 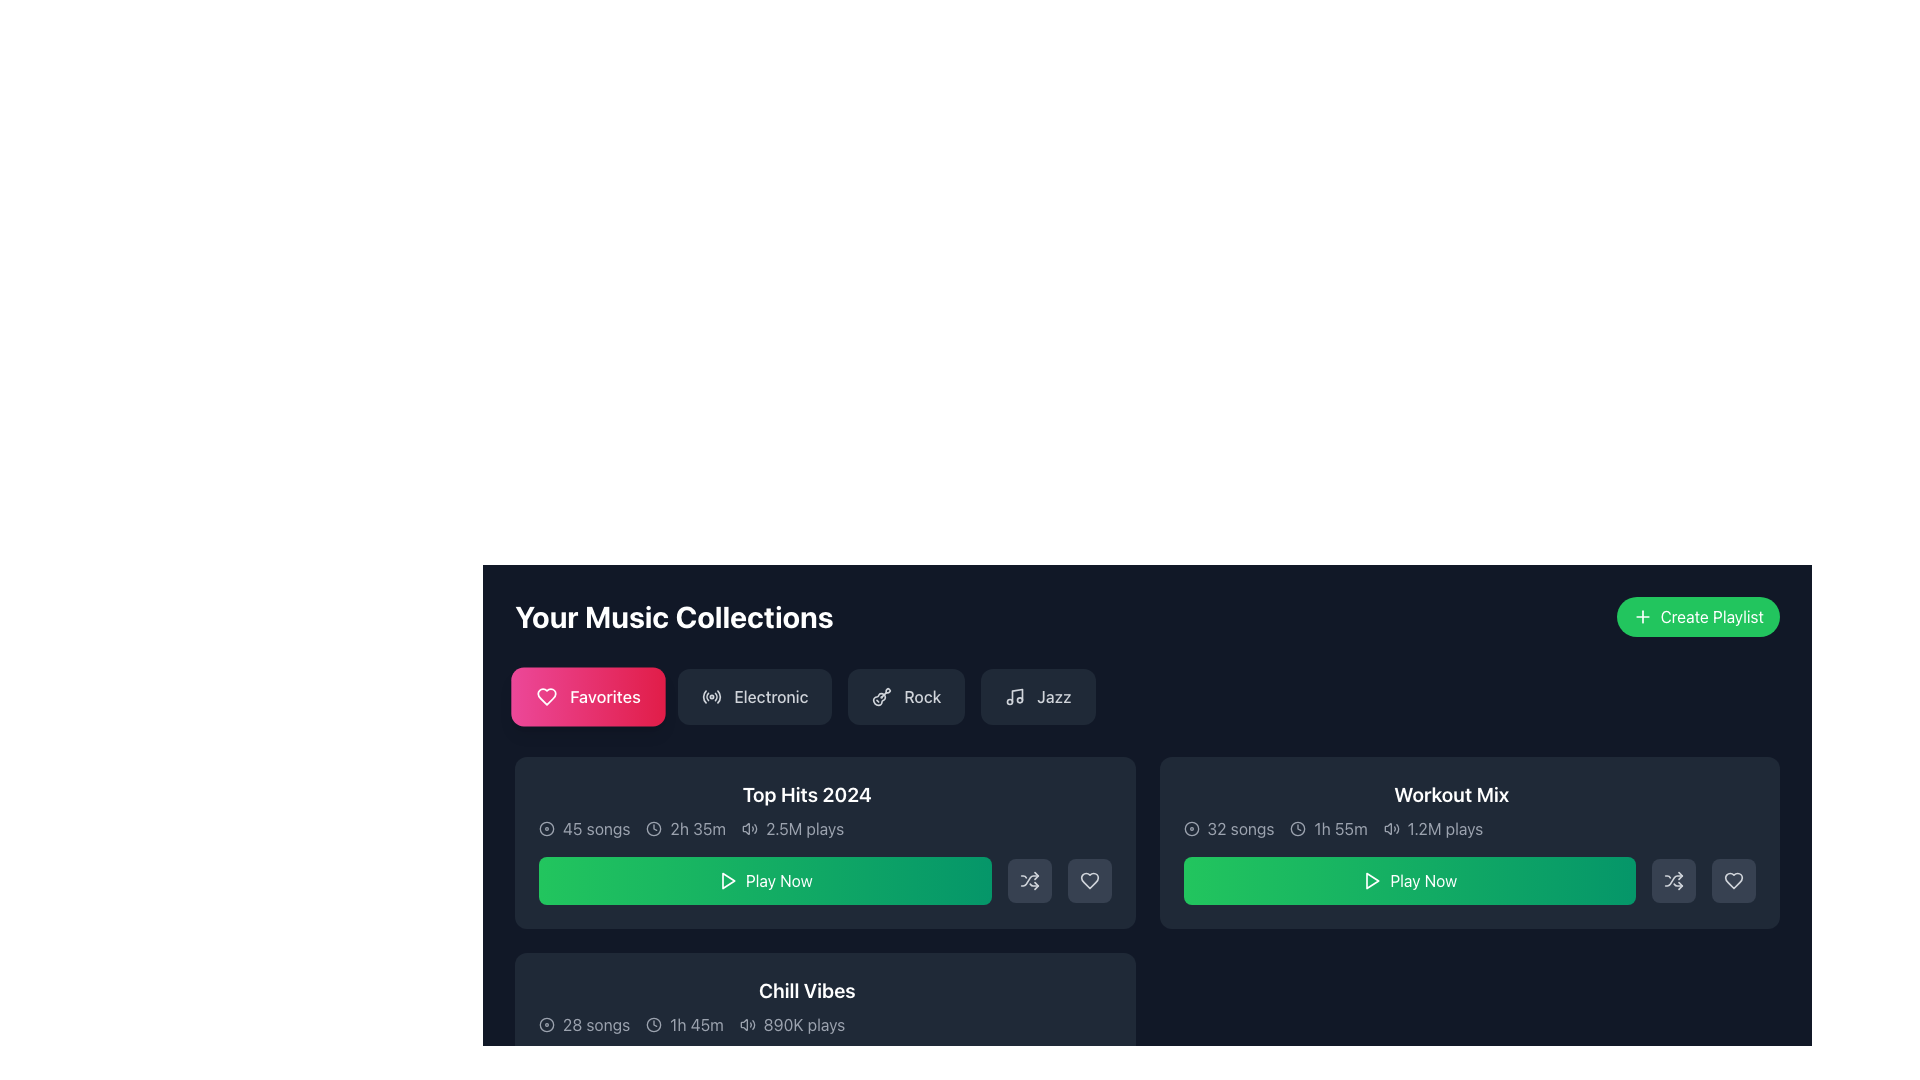 I want to click on the small speaker icon with soundwaves, located immediately to the left of the '2.5M plays' text in the 'Top Hits 2024' music card, so click(x=748, y=829).